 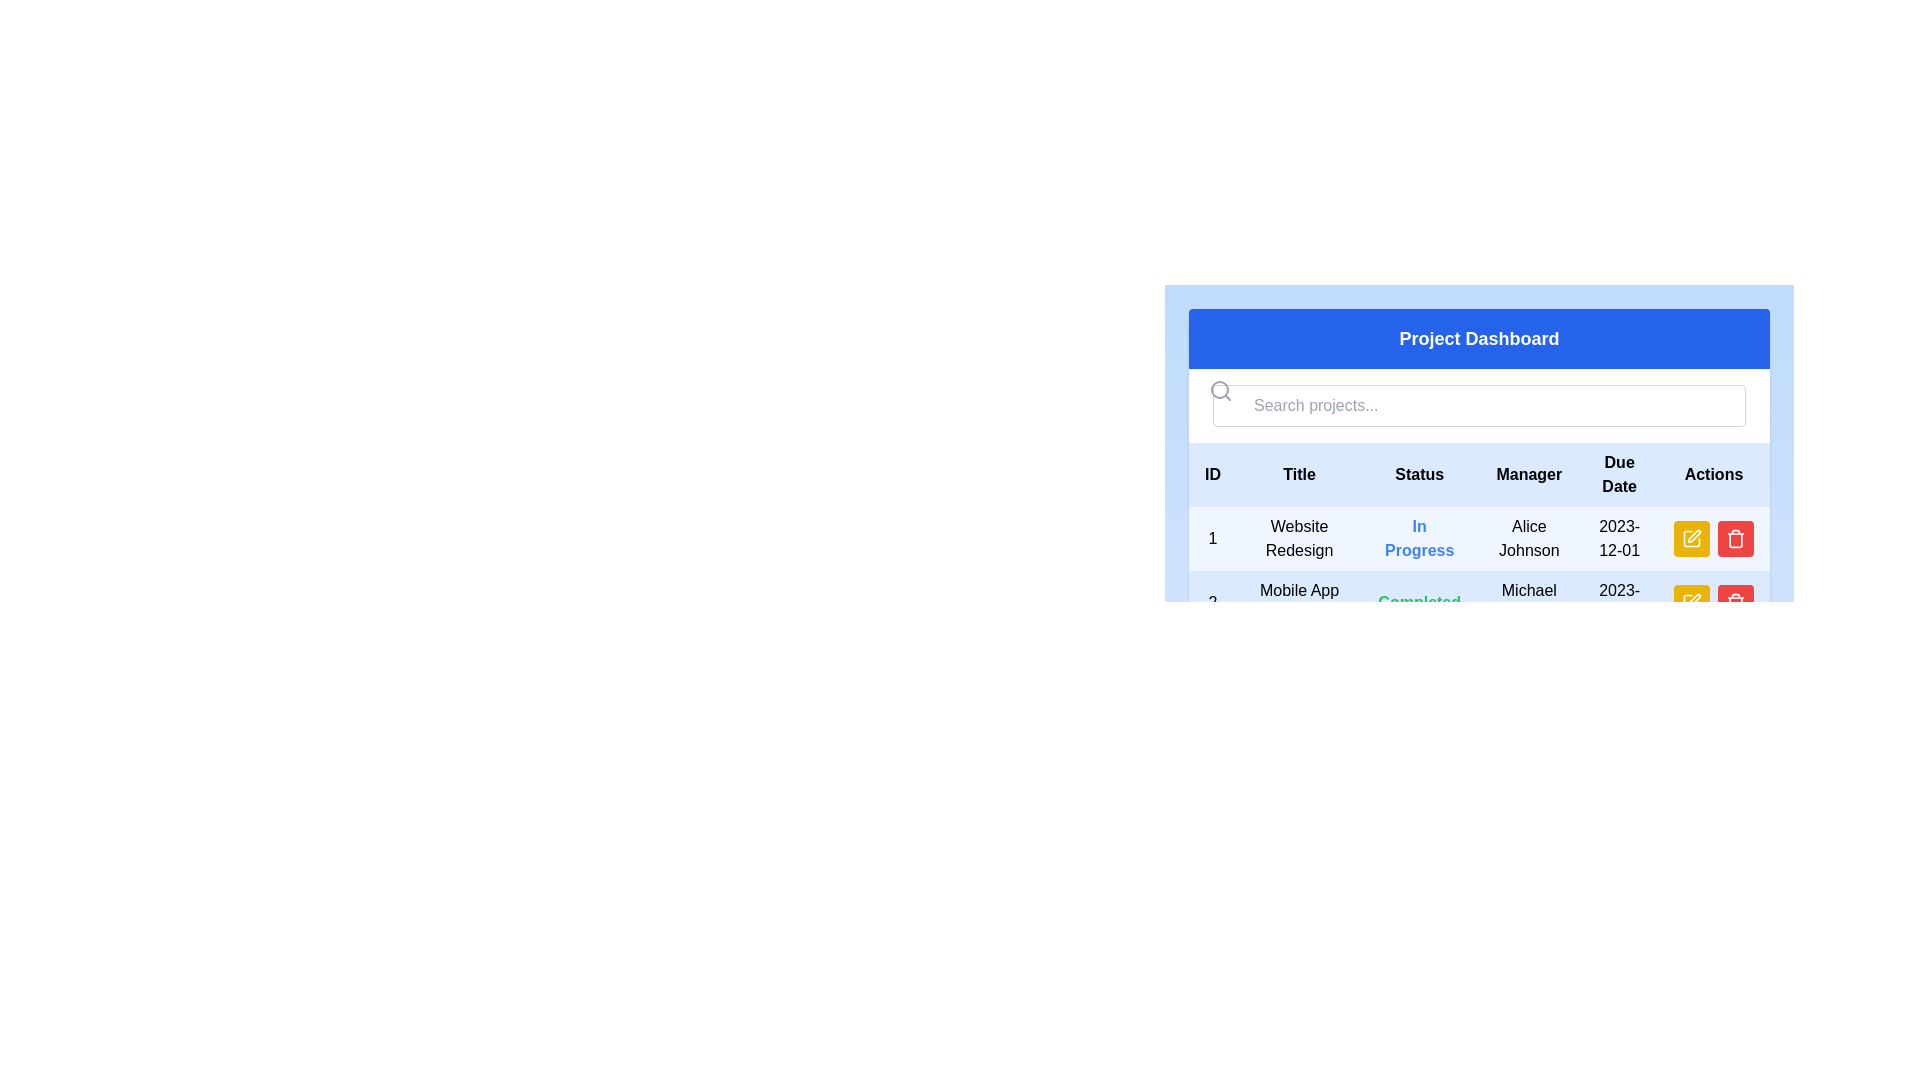 I want to click on the yellow pen icon located in the 'Actions' column of the second item in the project list, so click(x=1690, y=601).